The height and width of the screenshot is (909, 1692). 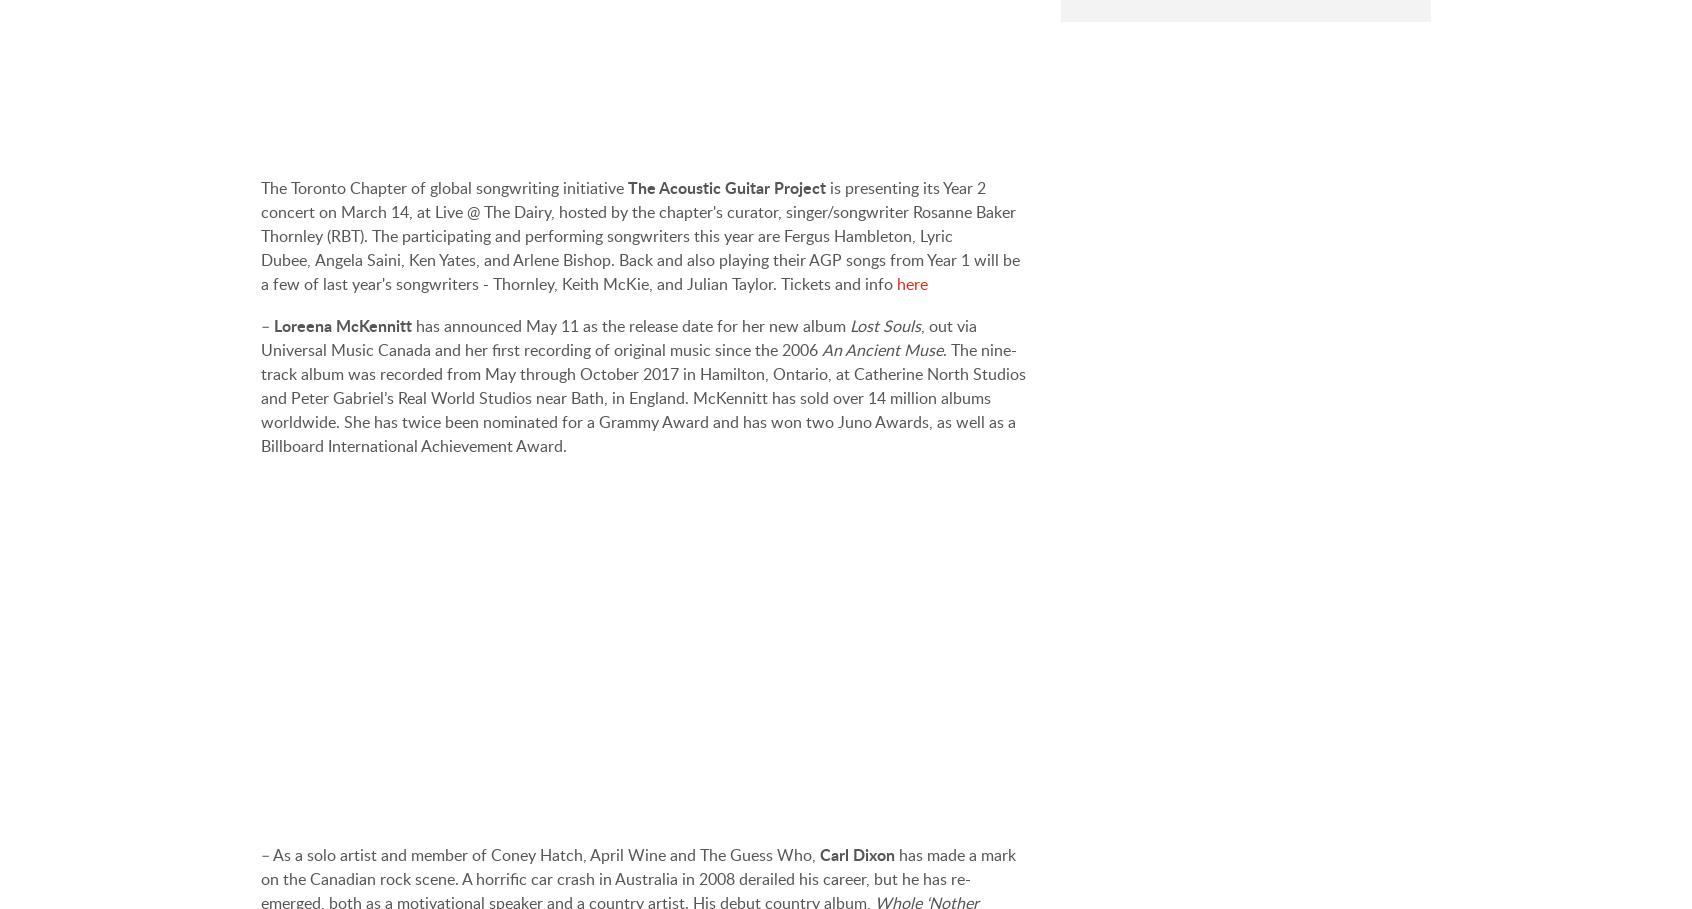 I want to click on 'Loreena McKennitt', so click(x=273, y=325).